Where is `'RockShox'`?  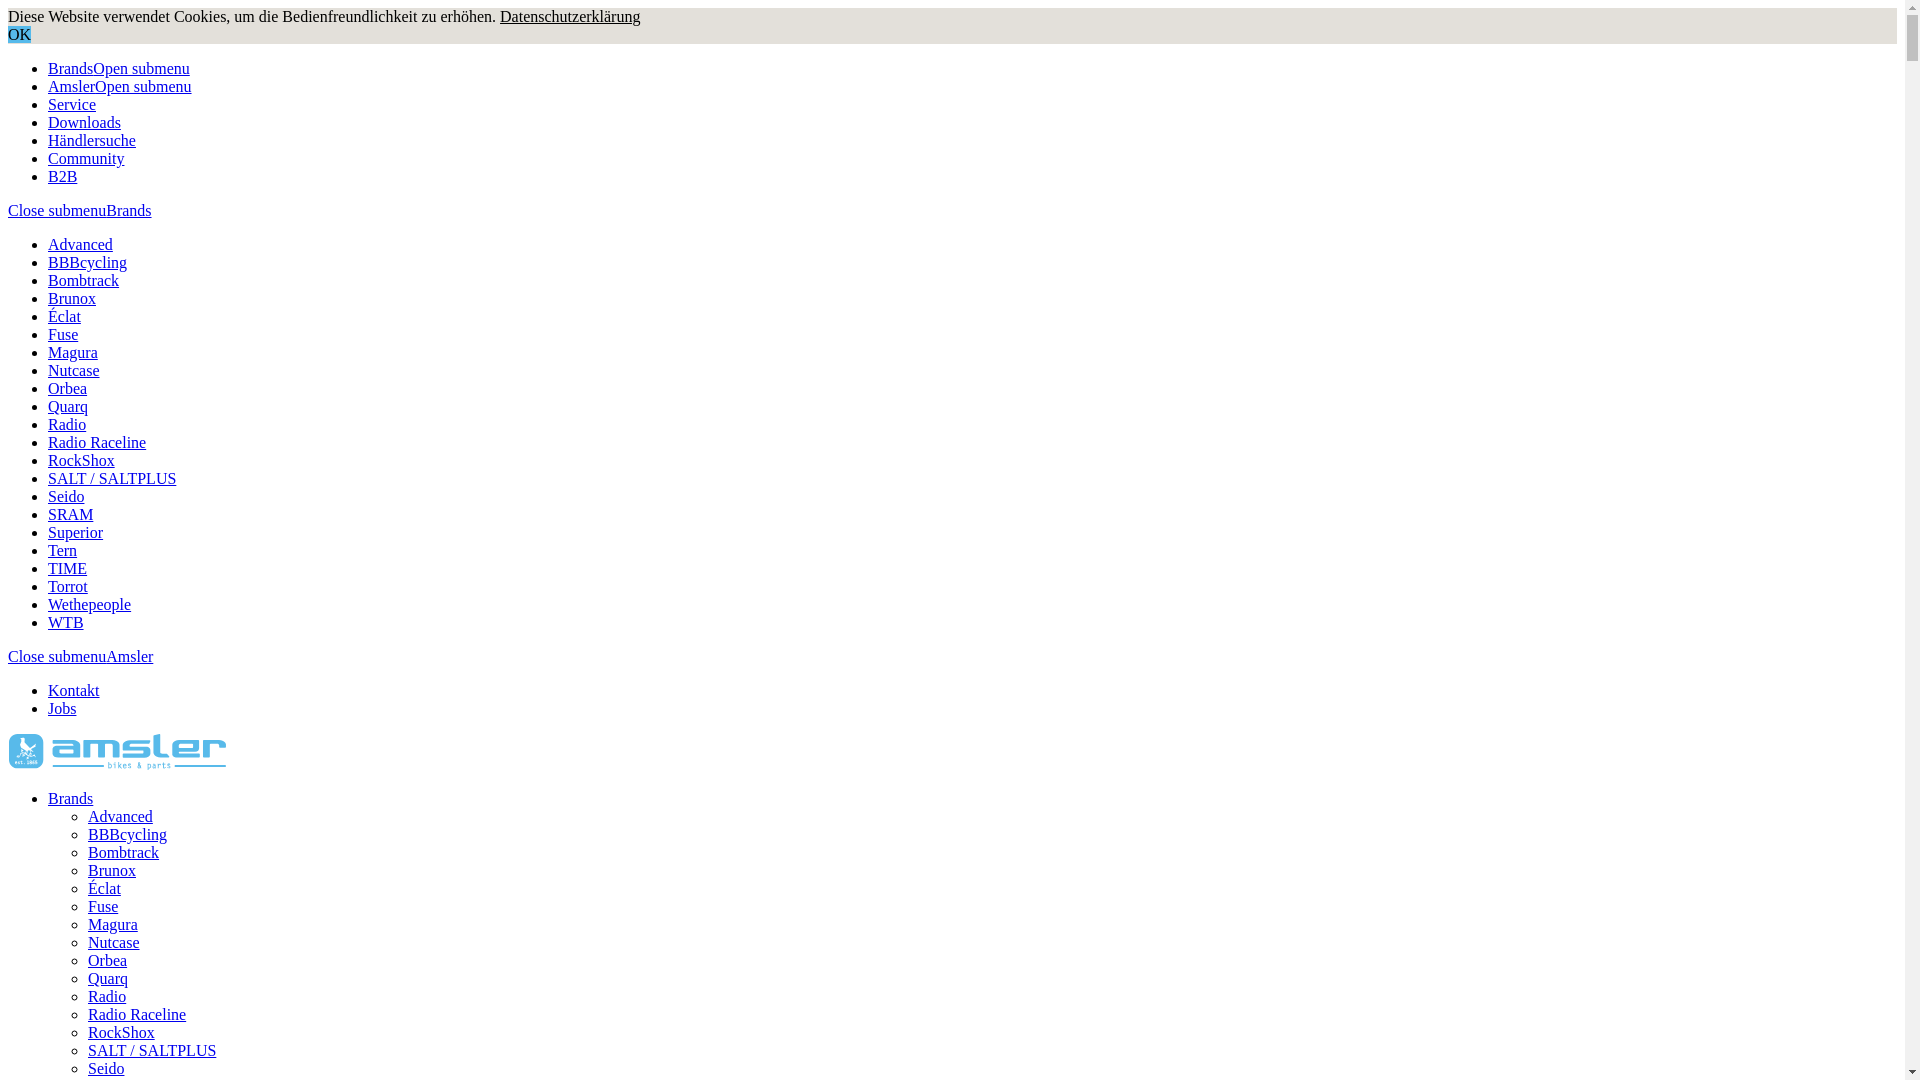
'RockShox' is located at coordinates (120, 1032).